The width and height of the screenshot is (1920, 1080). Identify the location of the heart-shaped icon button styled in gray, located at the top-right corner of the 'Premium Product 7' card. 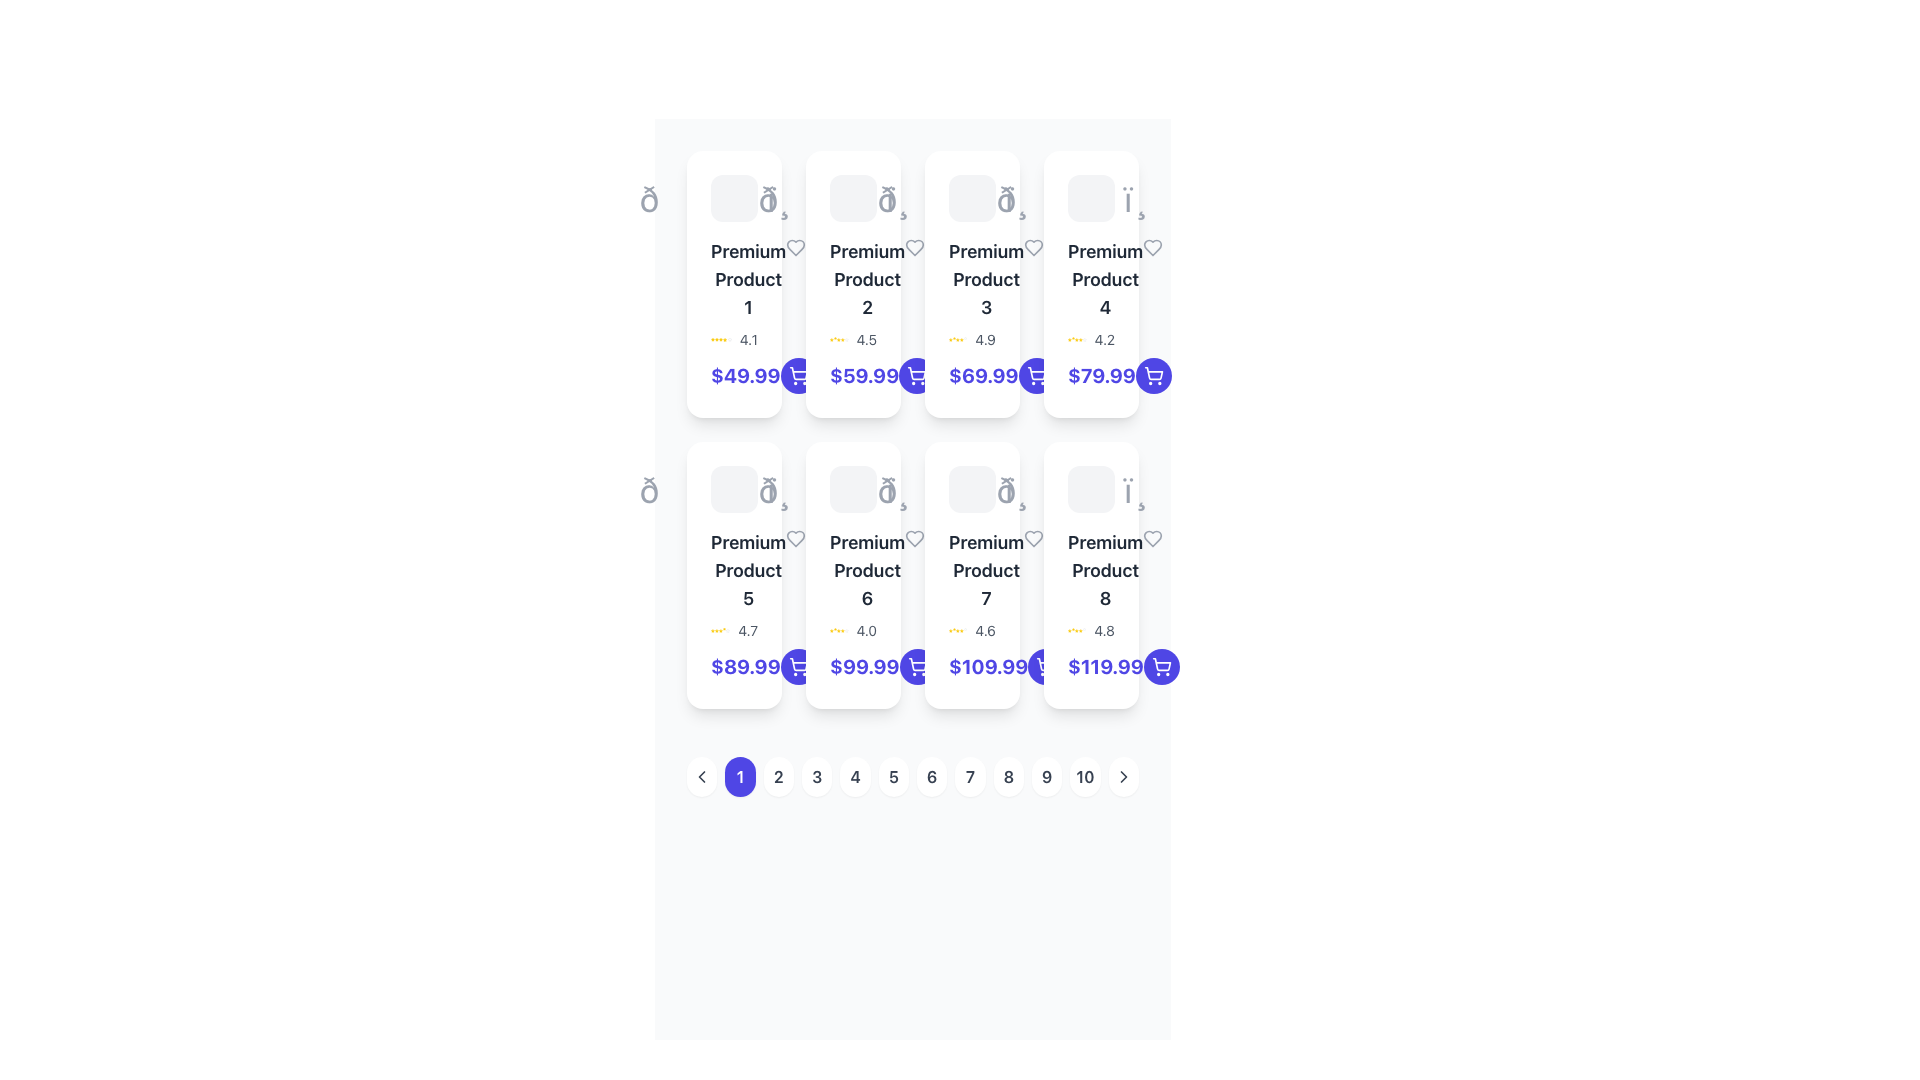
(1033, 538).